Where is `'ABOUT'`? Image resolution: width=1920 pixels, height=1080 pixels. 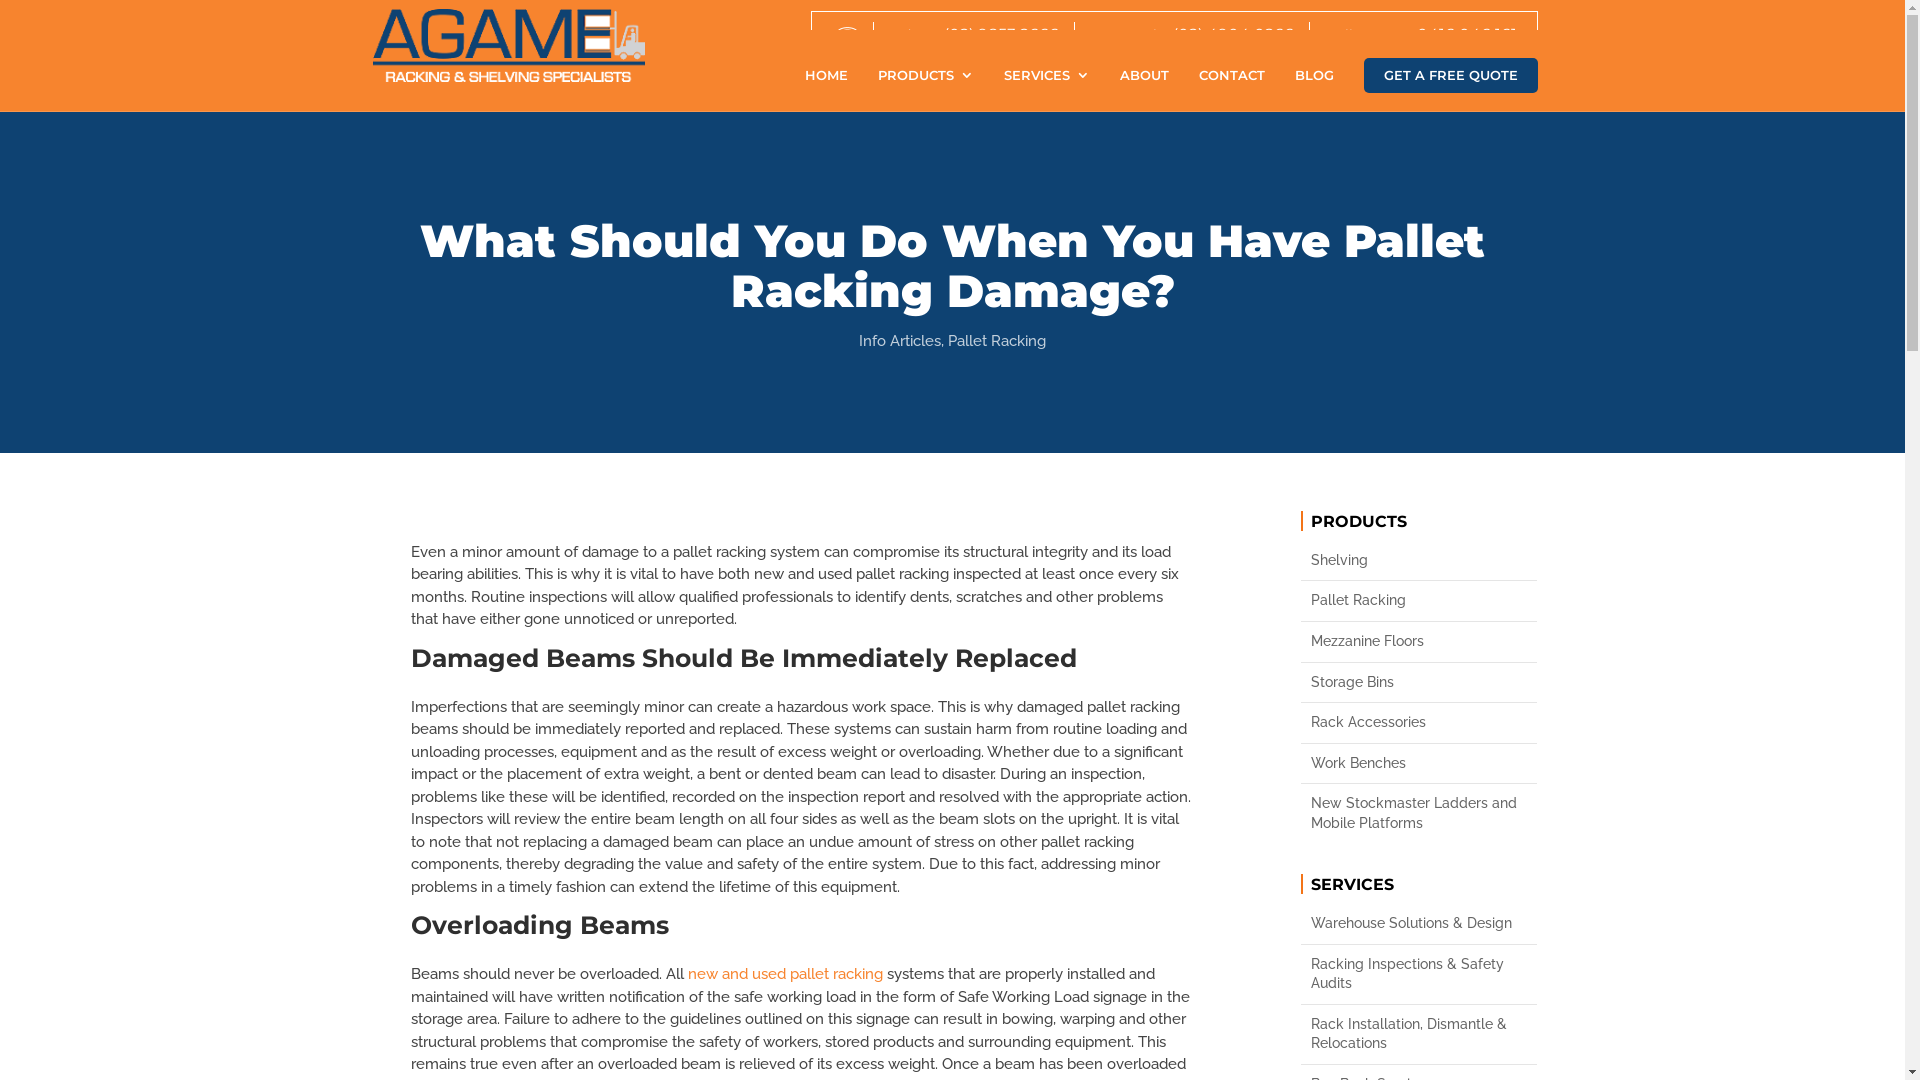 'ABOUT' is located at coordinates (1144, 88).